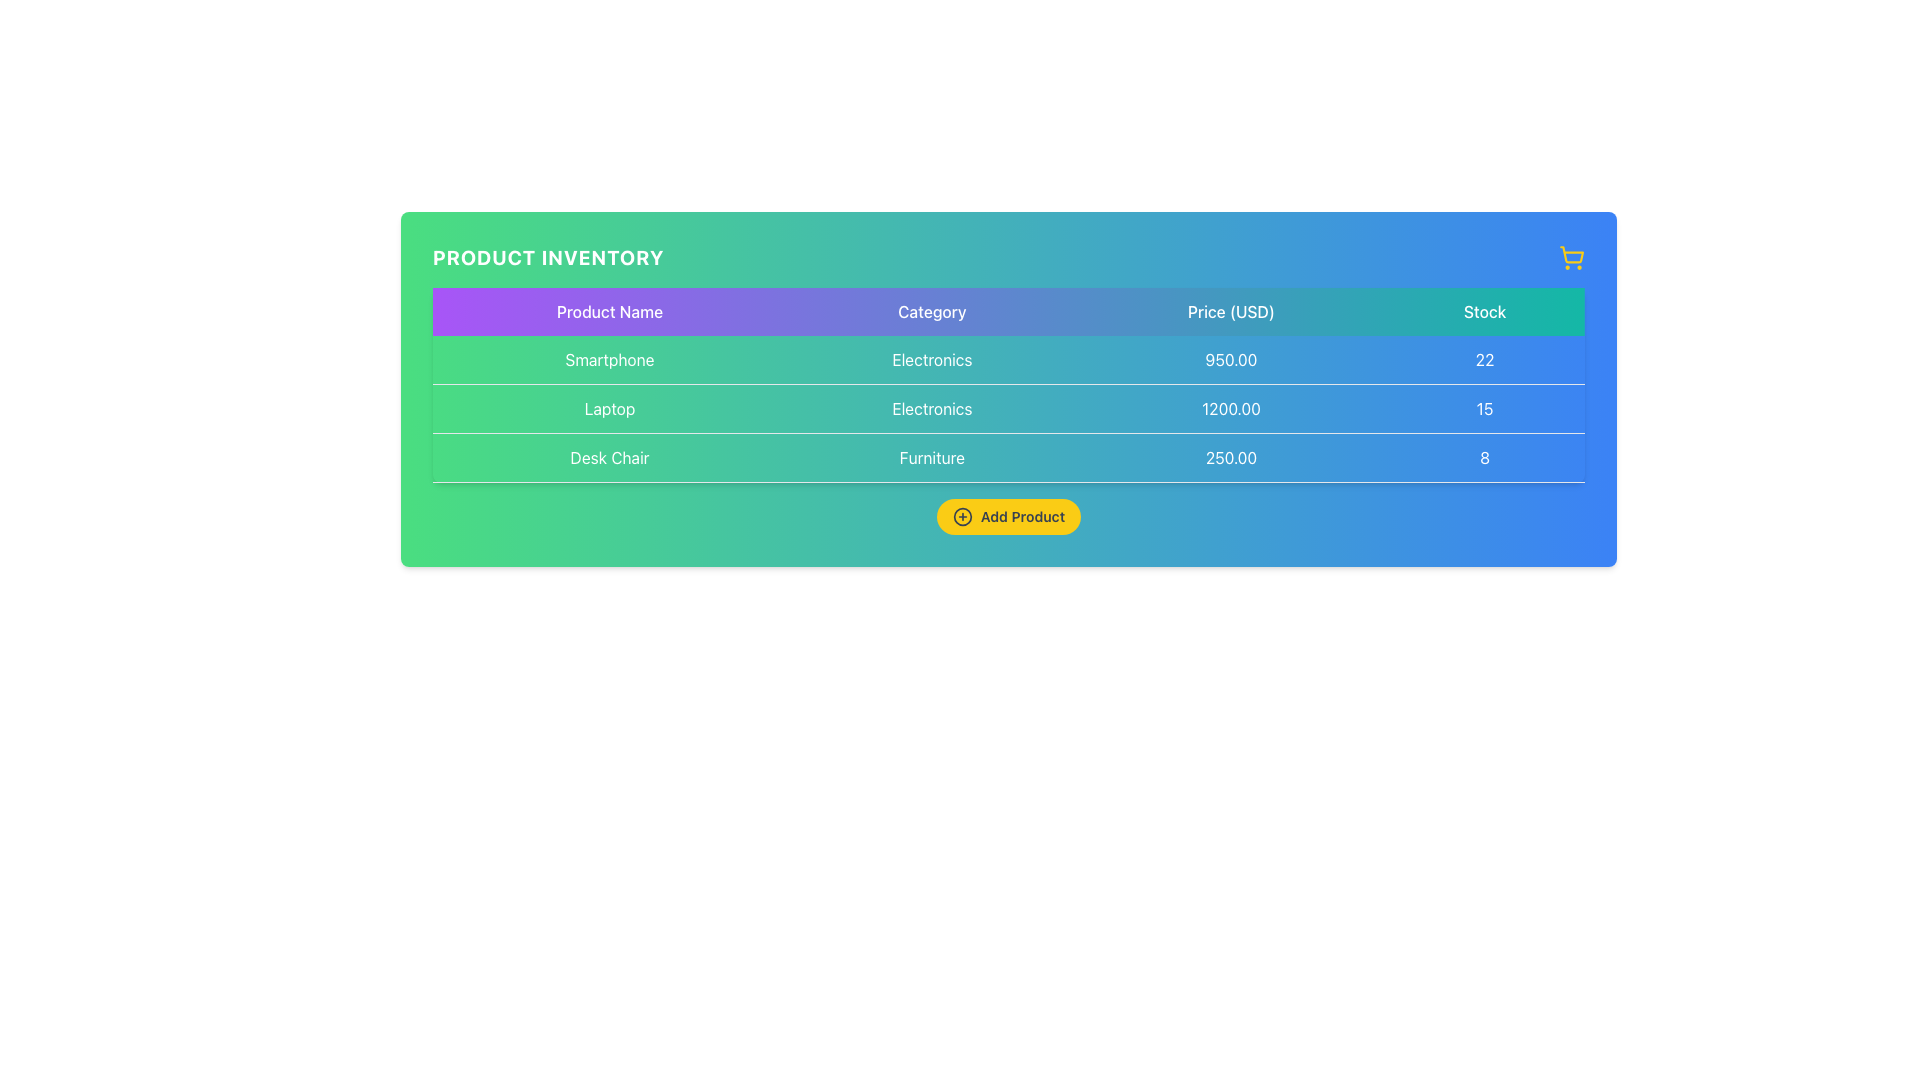 This screenshot has height=1080, width=1920. Describe the element at coordinates (1485, 360) in the screenshot. I see `the static text element displaying the stock quantity for the 'Smartphone' product in the inventory table, located in the last column of the first row` at that location.